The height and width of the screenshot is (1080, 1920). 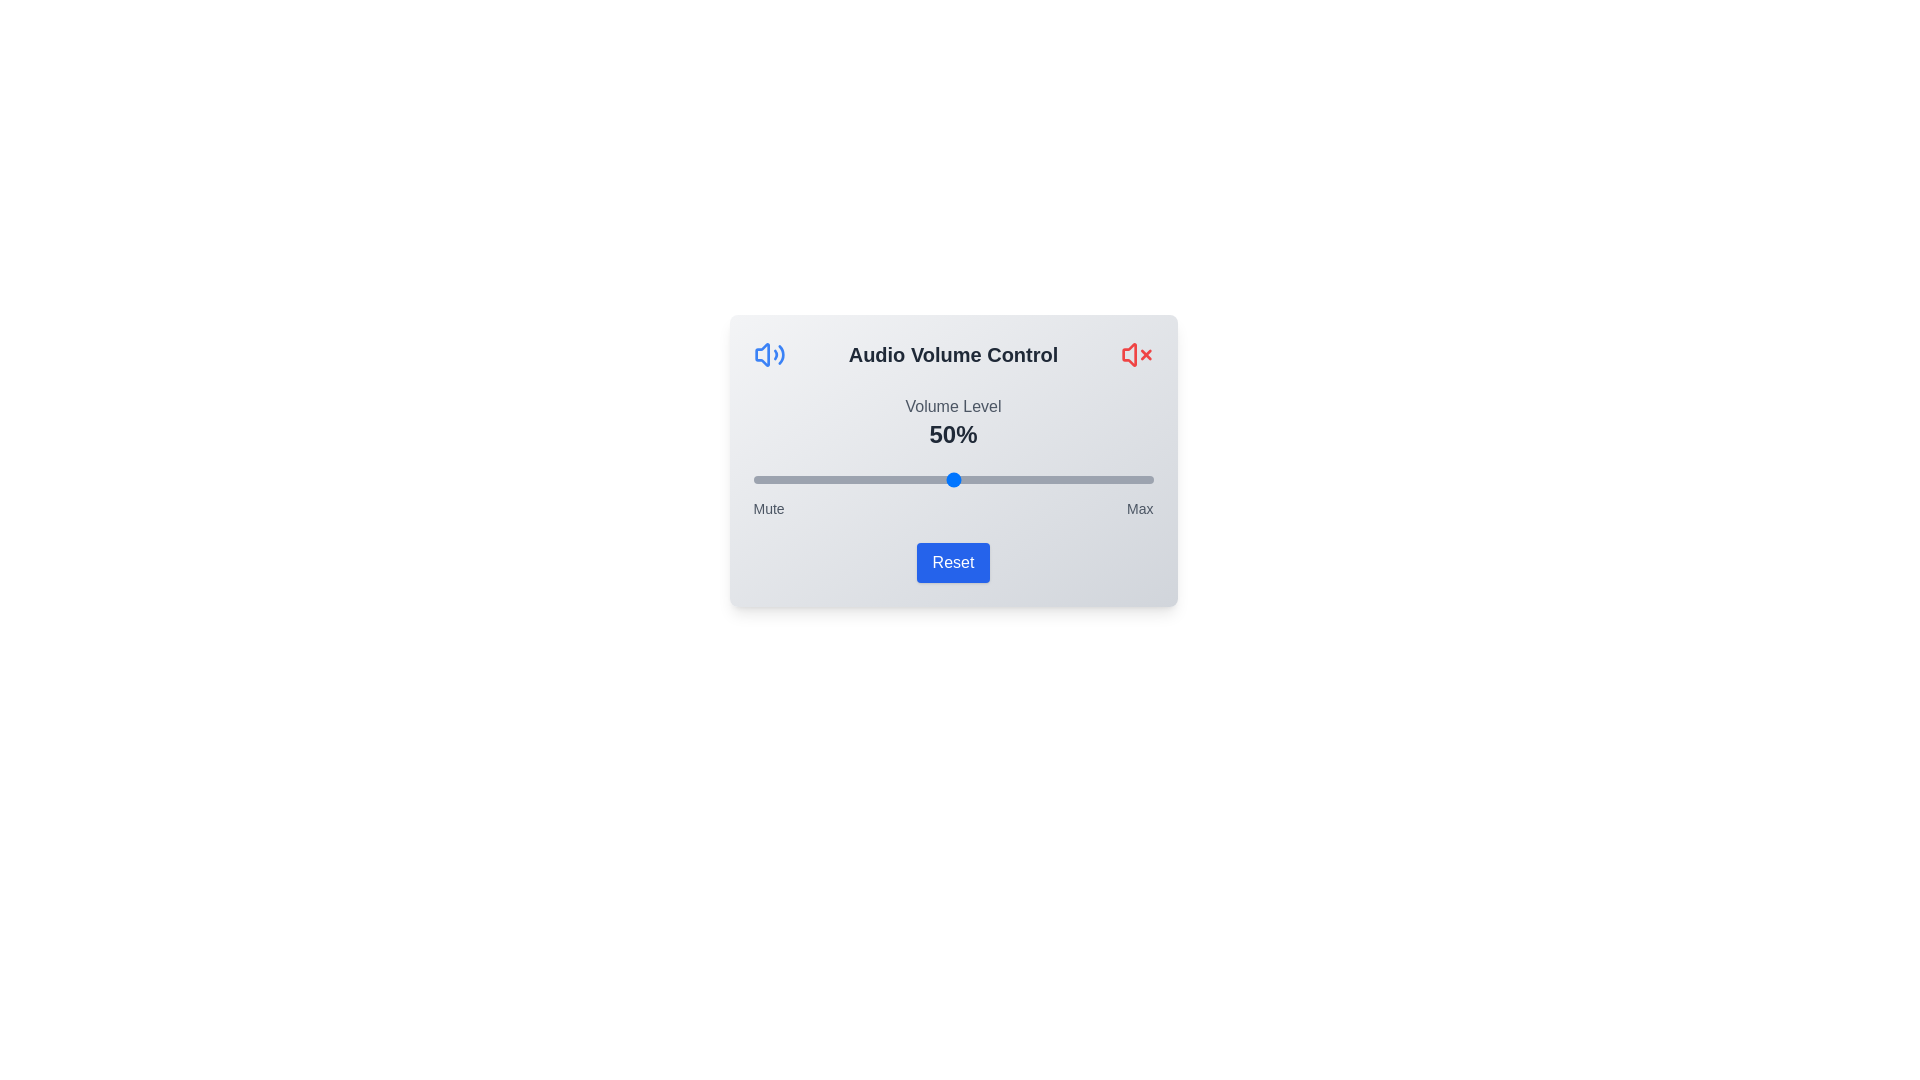 I want to click on the volume slider to 84%, so click(x=1088, y=479).